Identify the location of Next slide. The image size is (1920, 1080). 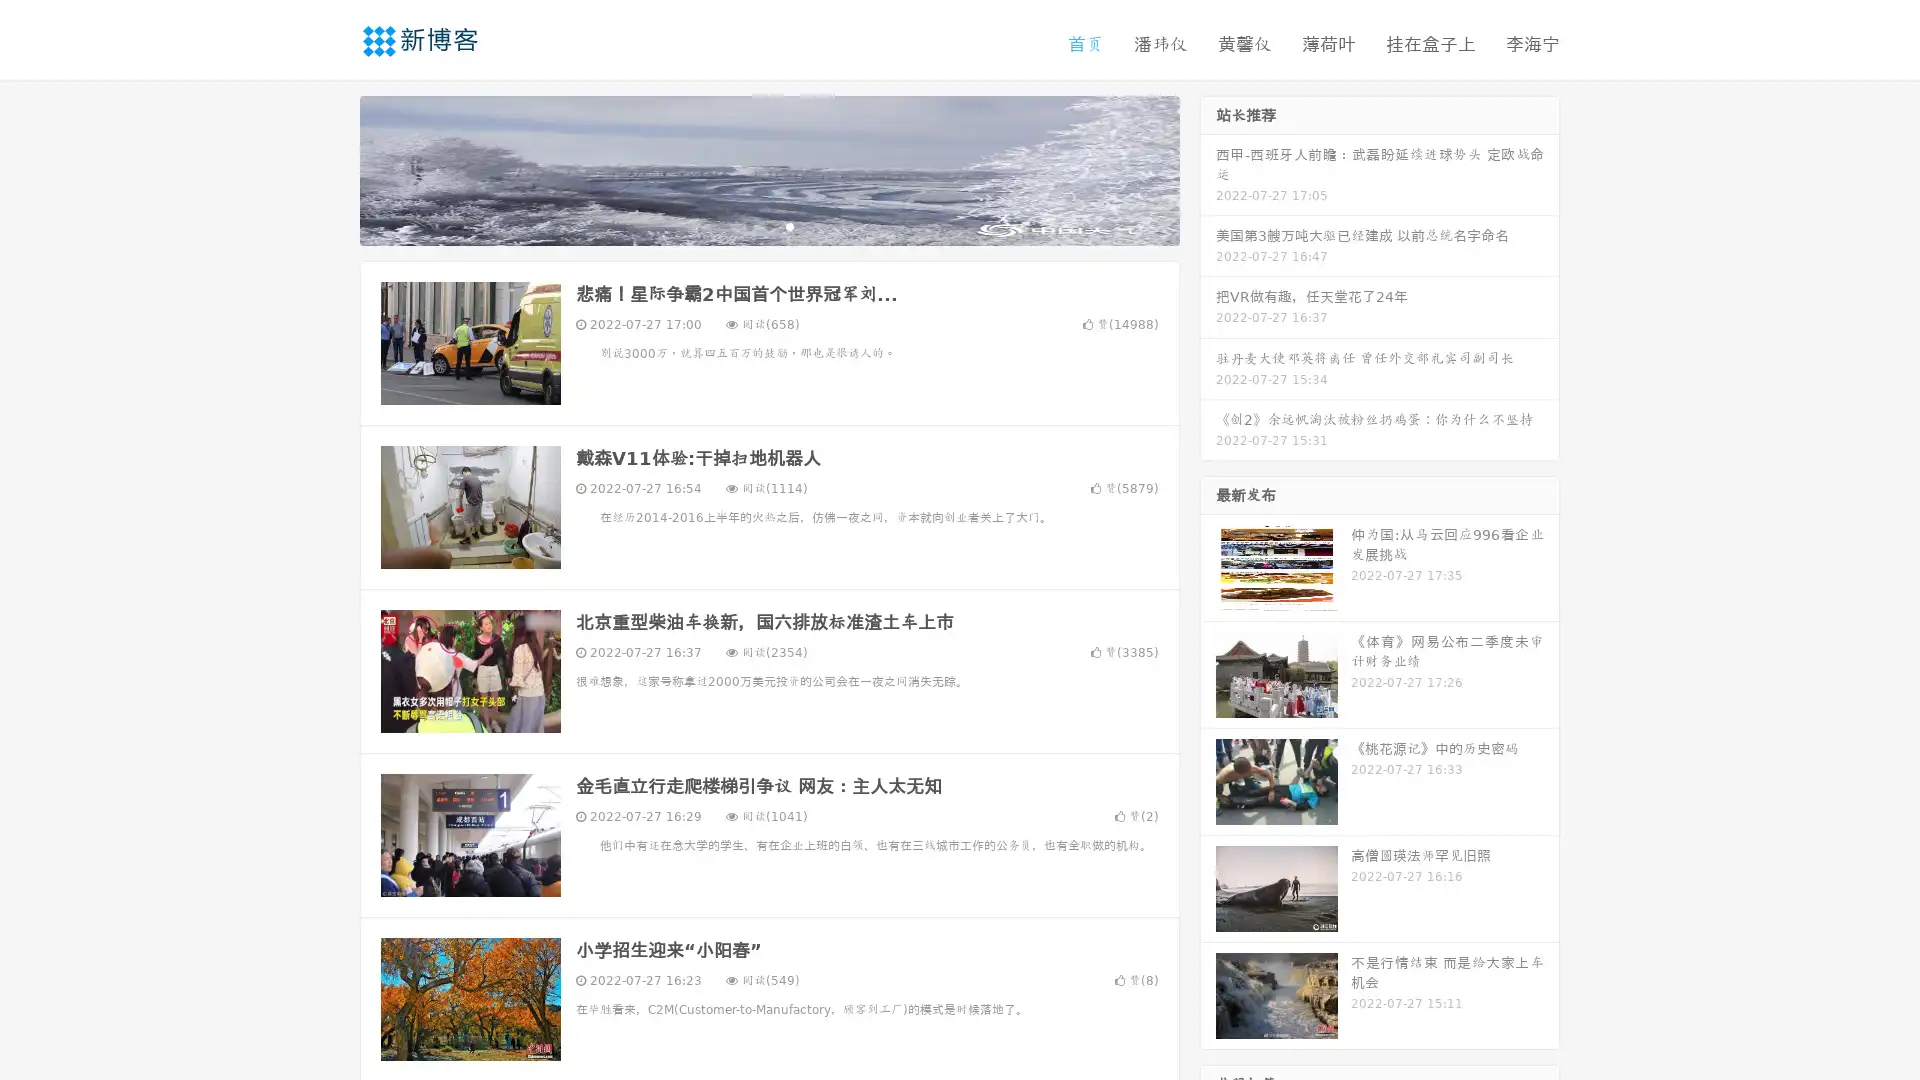
(1208, 168).